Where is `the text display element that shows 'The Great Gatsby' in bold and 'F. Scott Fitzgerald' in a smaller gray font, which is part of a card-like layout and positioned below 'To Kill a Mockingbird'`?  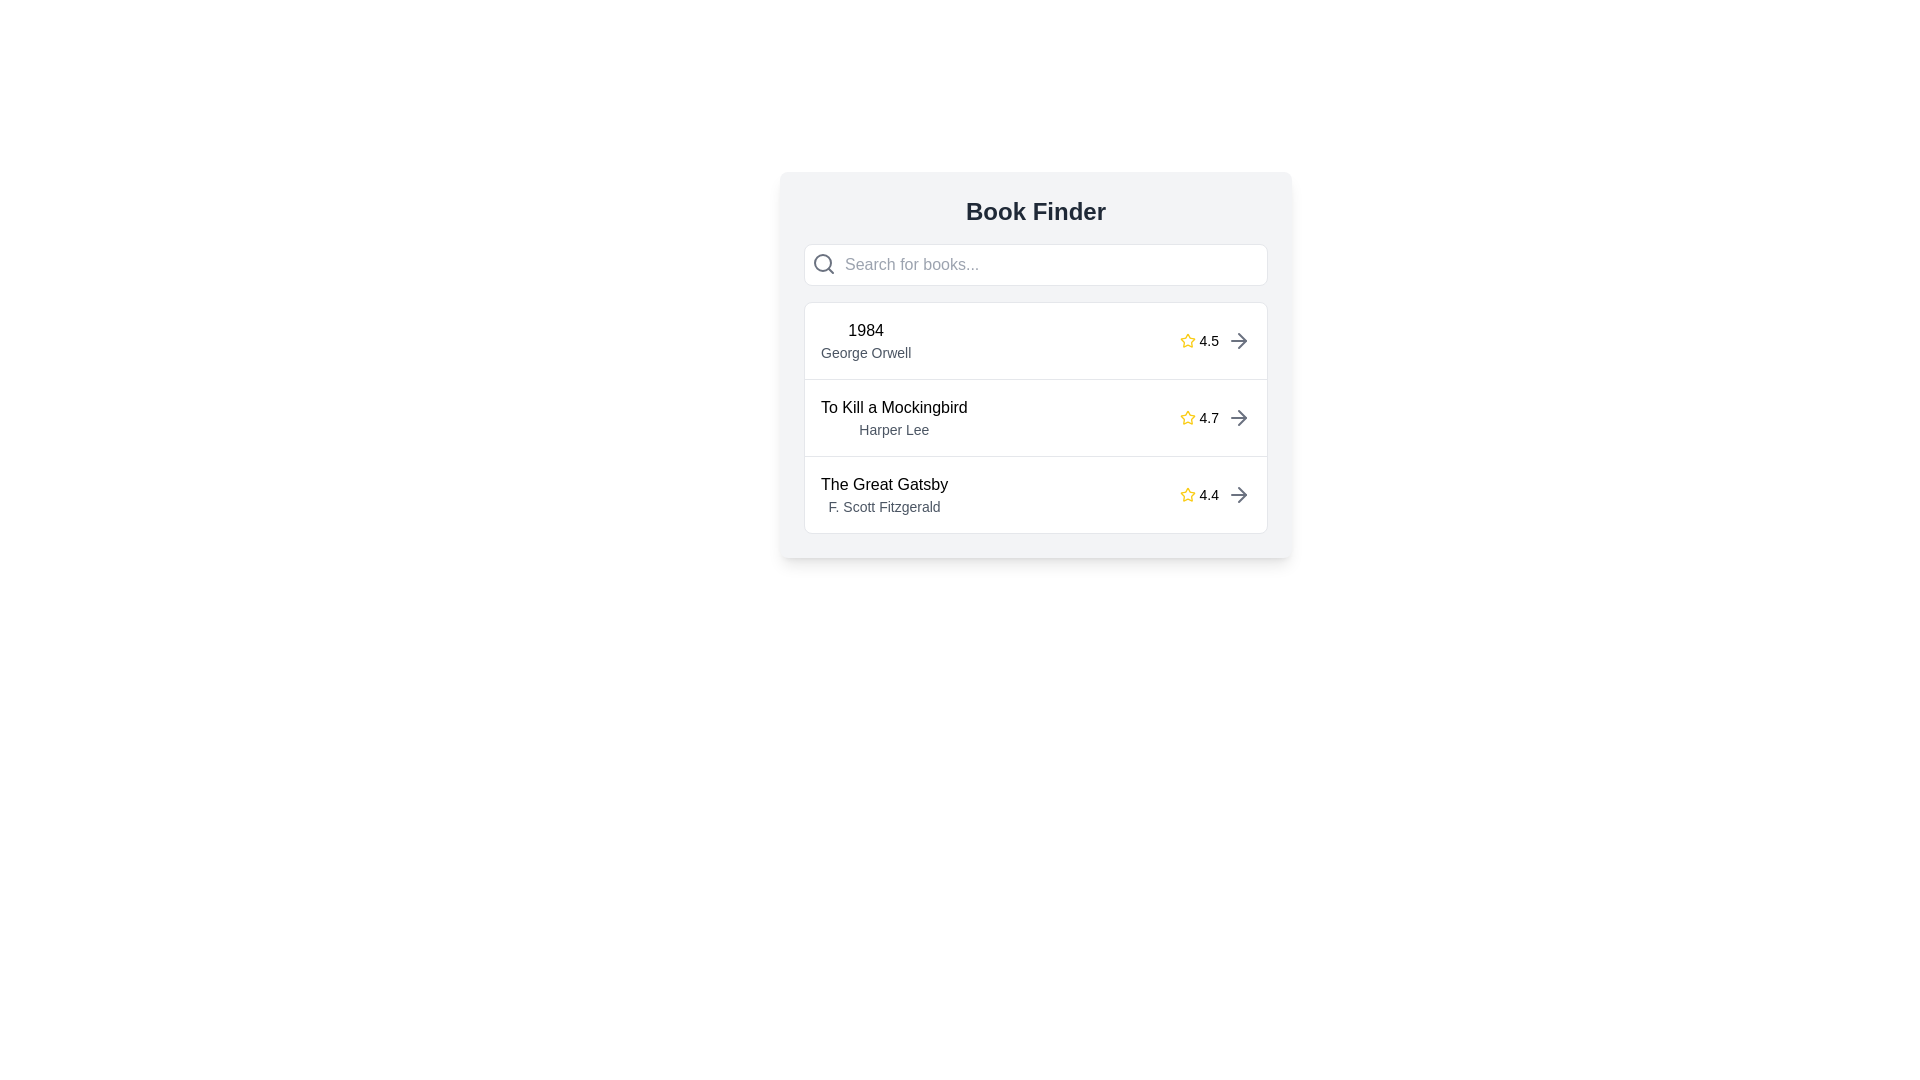
the text display element that shows 'The Great Gatsby' in bold and 'F. Scott Fitzgerald' in a smaller gray font, which is part of a card-like layout and positioned below 'To Kill a Mockingbird' is located at coordinates (883, 494).